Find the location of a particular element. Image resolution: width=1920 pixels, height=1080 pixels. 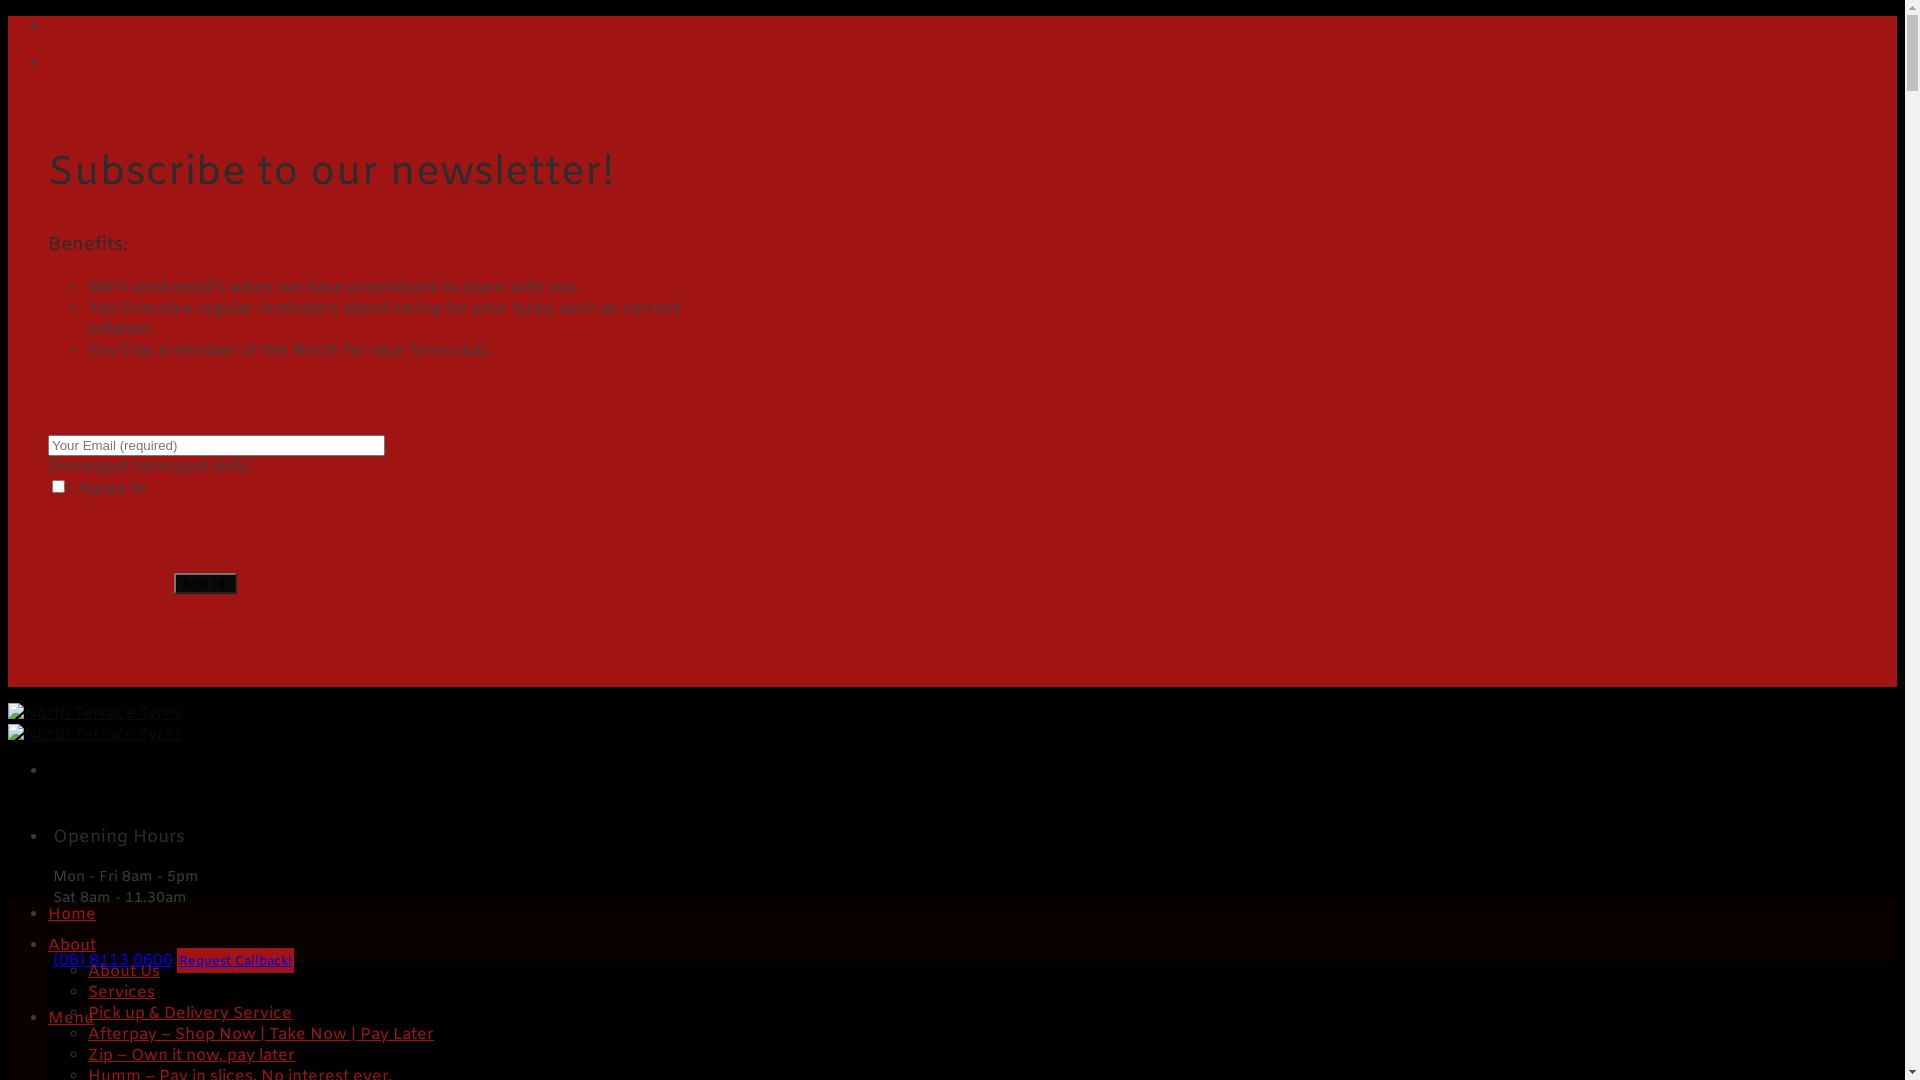

'About Us' is located at coordinates (86, 970).